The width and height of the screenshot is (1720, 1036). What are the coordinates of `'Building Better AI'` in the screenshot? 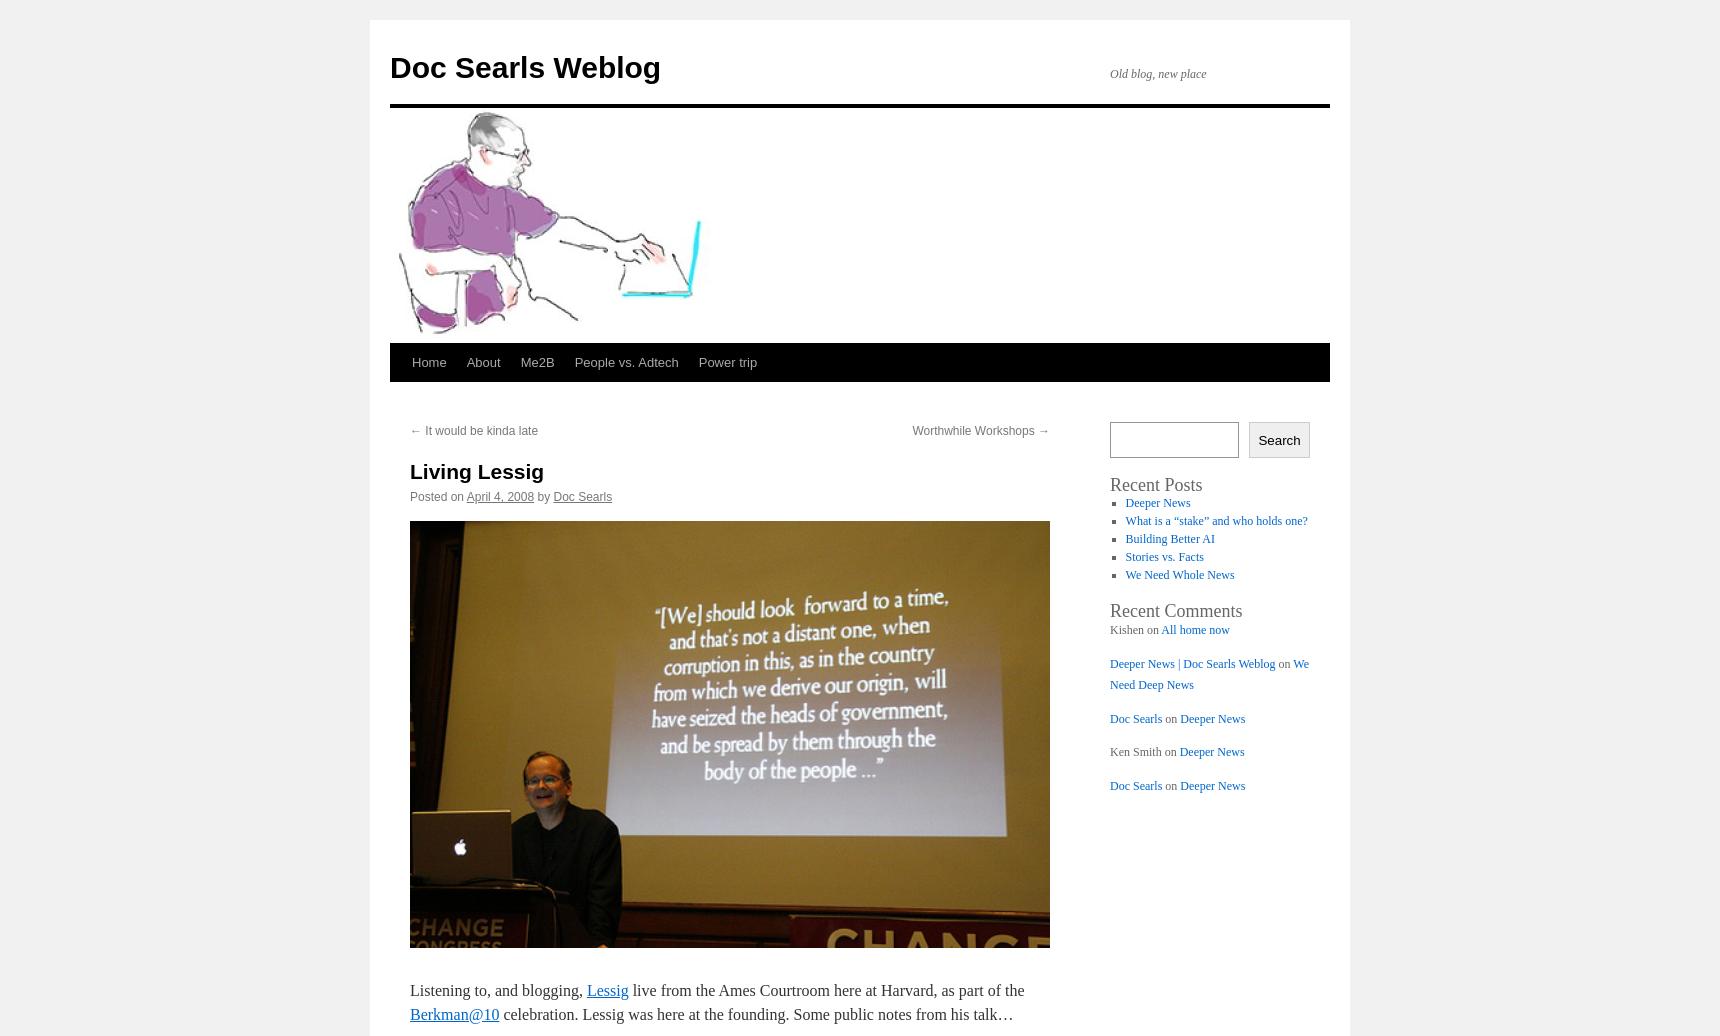 It's located at (1125, 539).